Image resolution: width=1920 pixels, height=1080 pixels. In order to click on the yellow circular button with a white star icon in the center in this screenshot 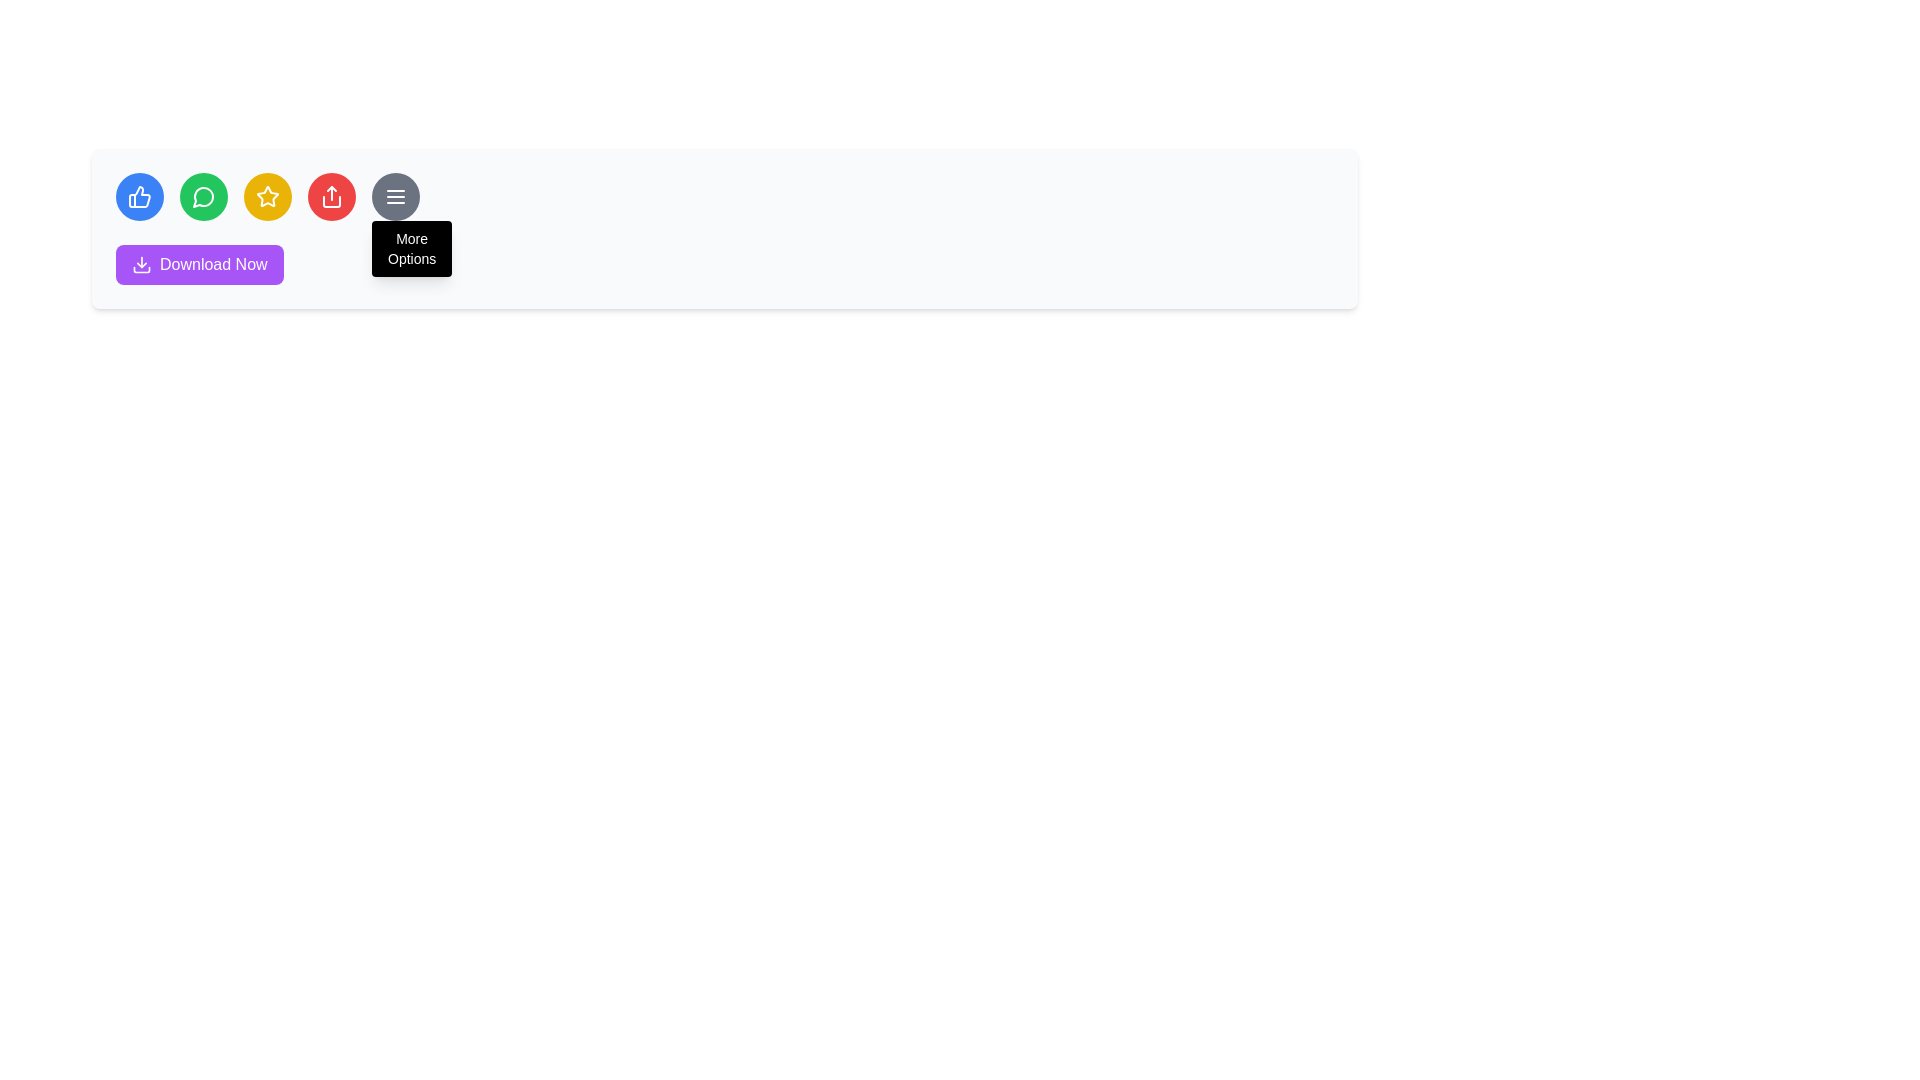, I will do `click(267, 196)`.